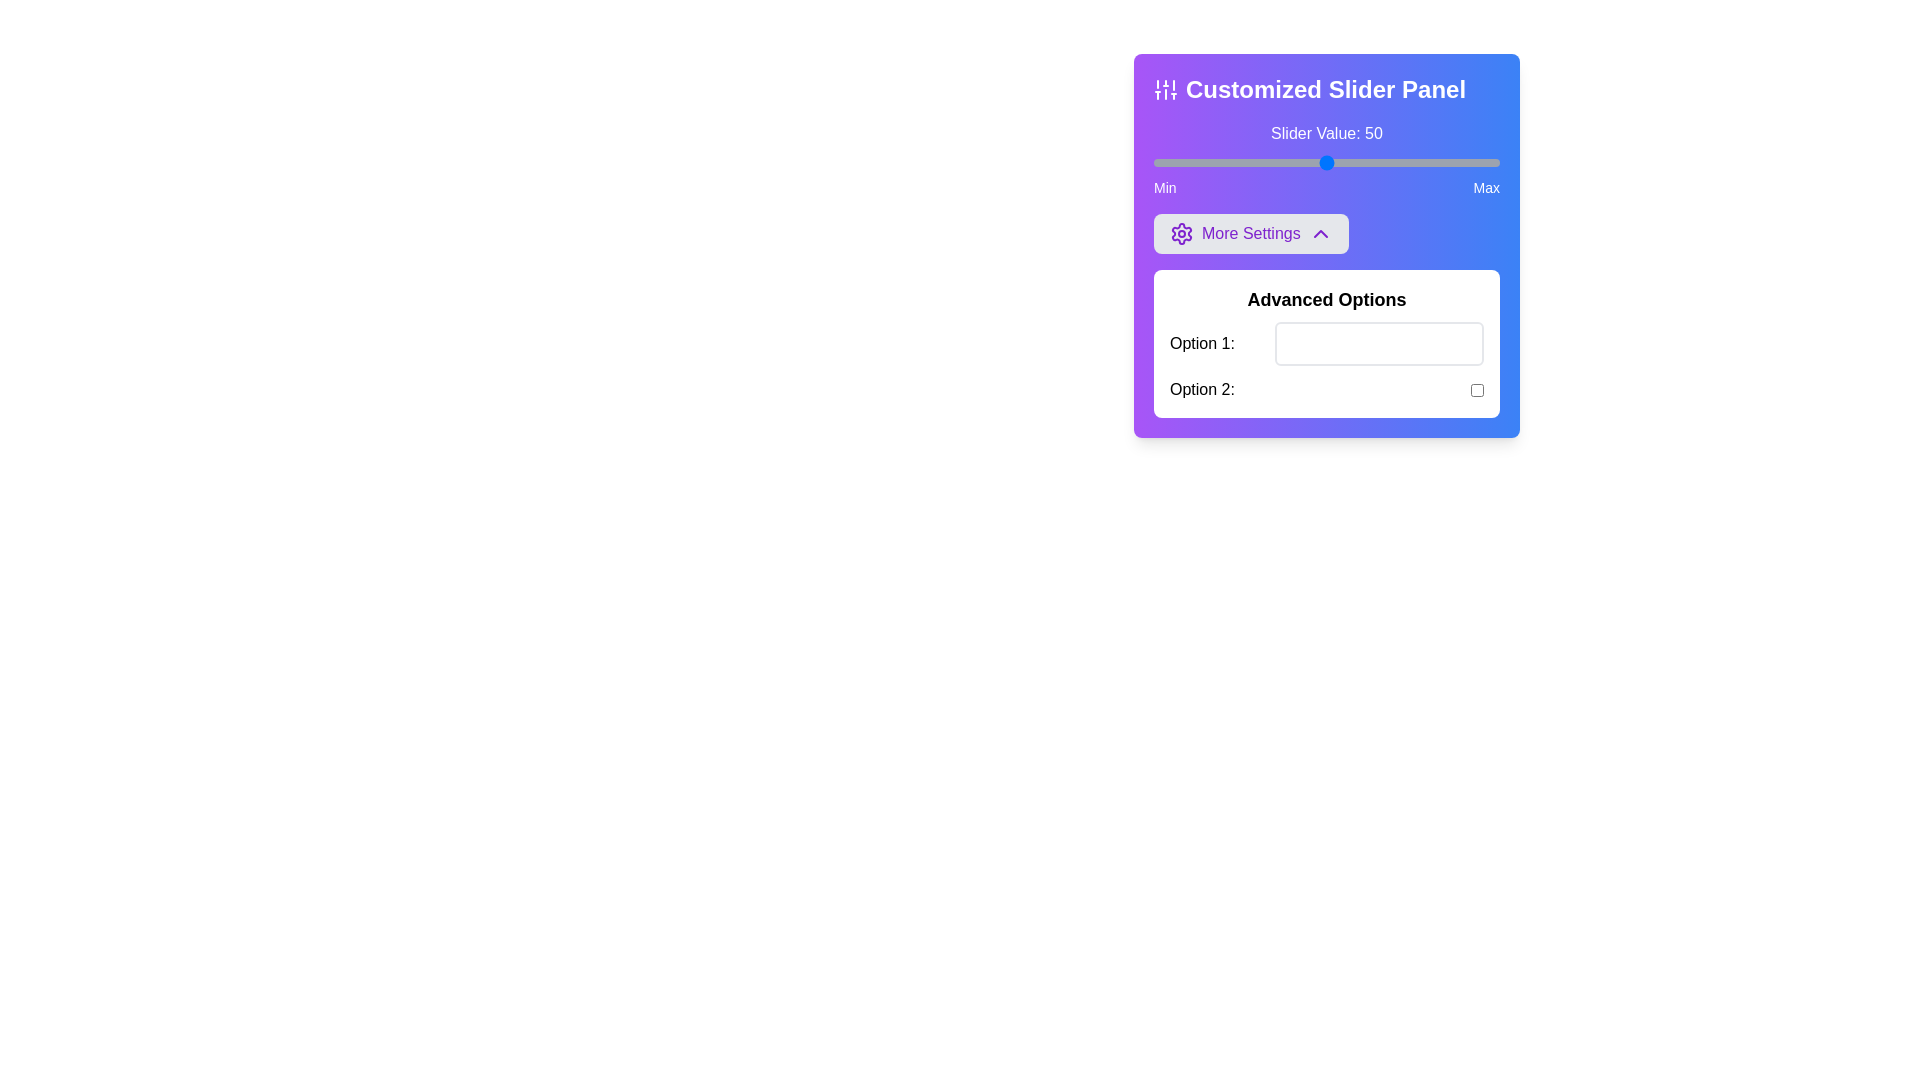  What do you see at coordinates (1306, 161) in the screenshot?
I see `the slider's value` at bounding box center [1306, 161].